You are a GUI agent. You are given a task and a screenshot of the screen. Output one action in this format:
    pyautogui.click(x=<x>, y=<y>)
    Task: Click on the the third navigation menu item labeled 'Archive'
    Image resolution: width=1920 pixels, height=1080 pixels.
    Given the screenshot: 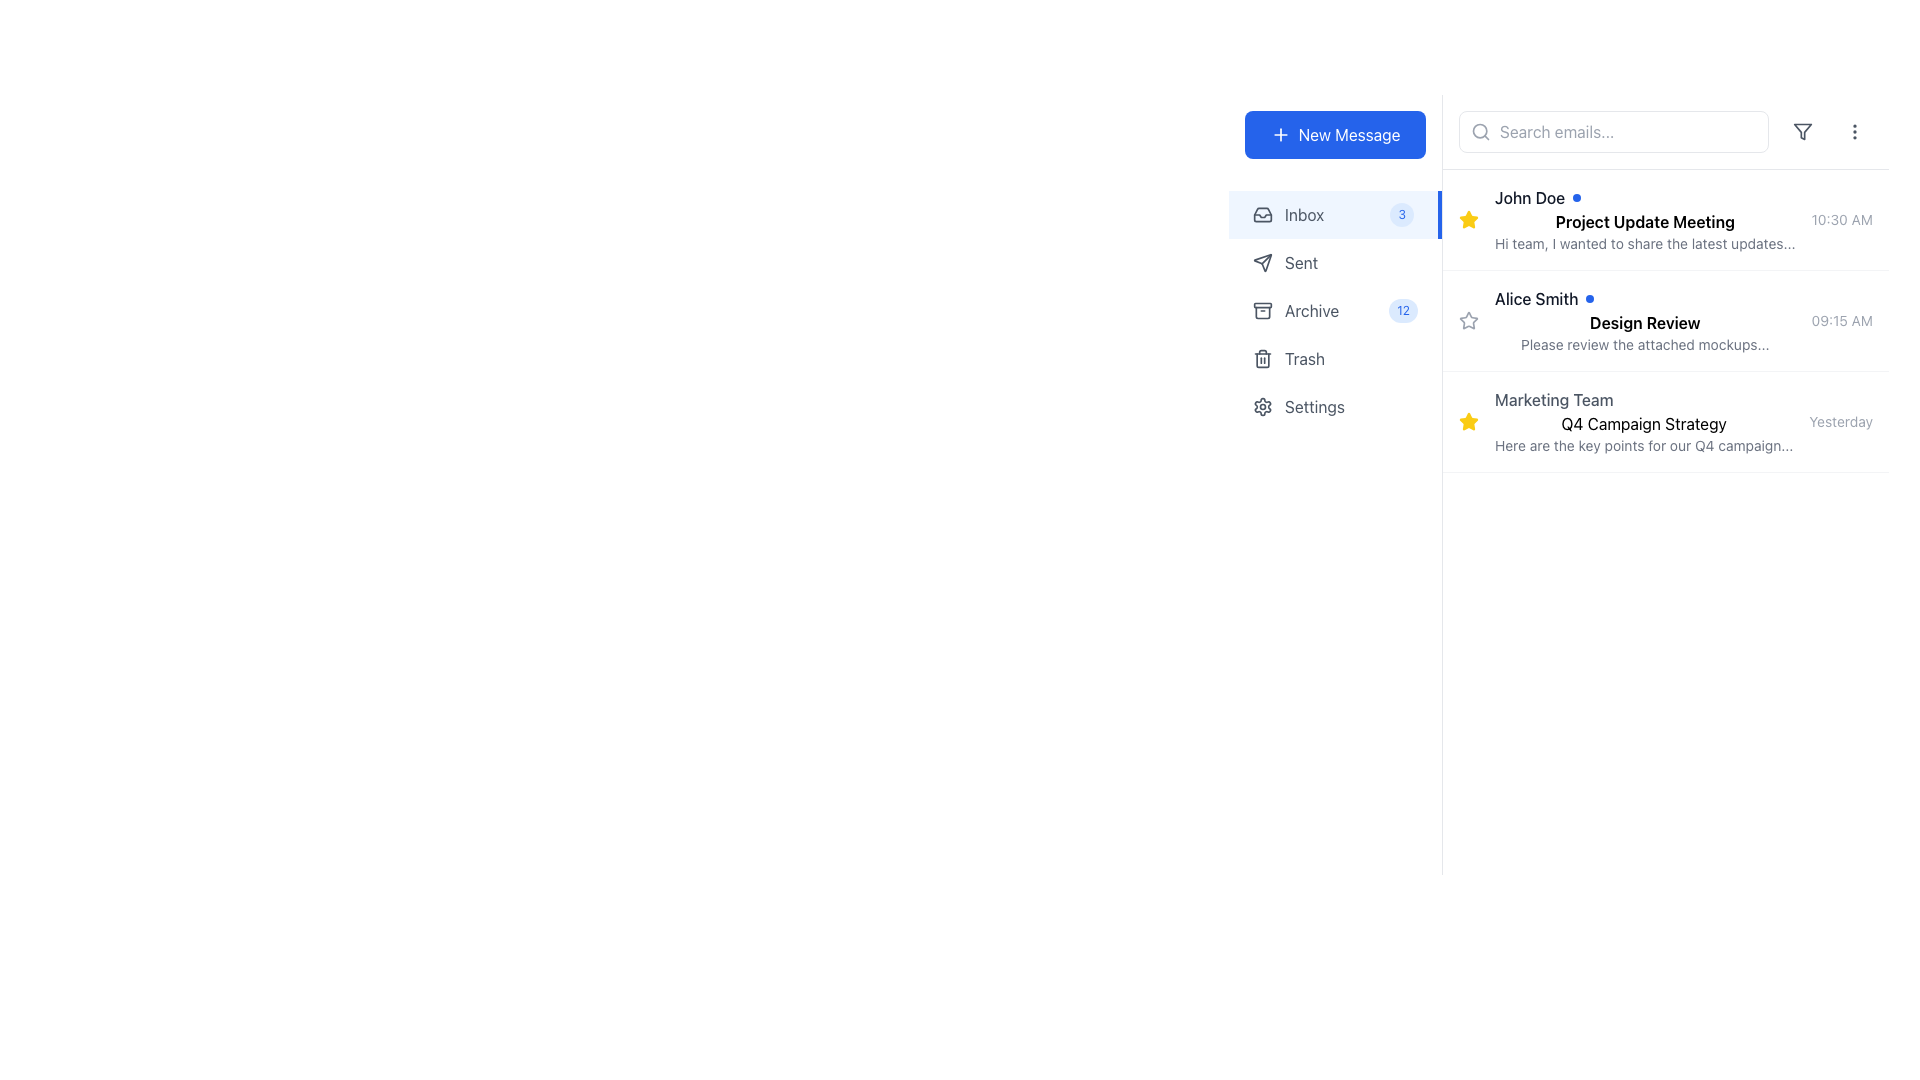 What is the action you would take?
    pyautogui.click(x=1335, y=311)
    